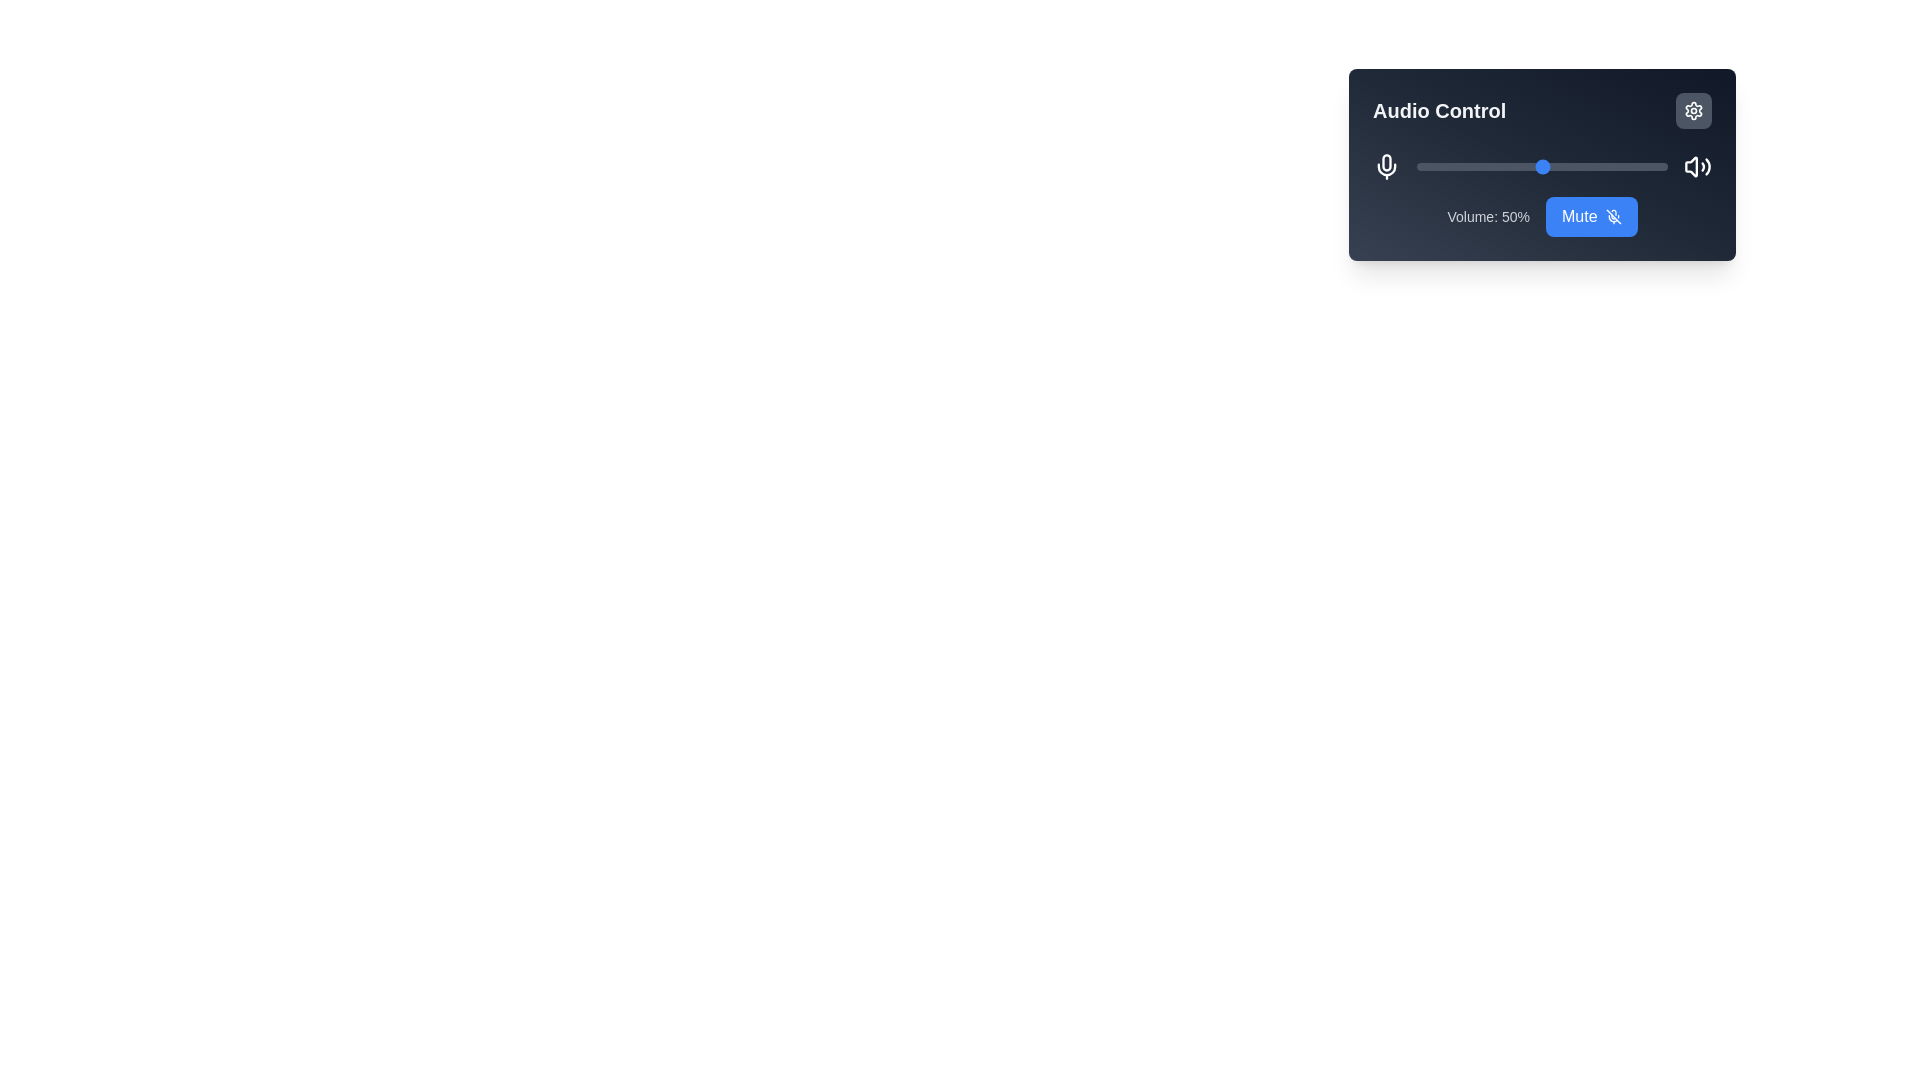  Describe the element at coordinates (1690, 165) in the screenshot. I see `the audio control panel speaker icon represented by a speaker with sound waves, which is the leftmost component of three symbols` at that location.